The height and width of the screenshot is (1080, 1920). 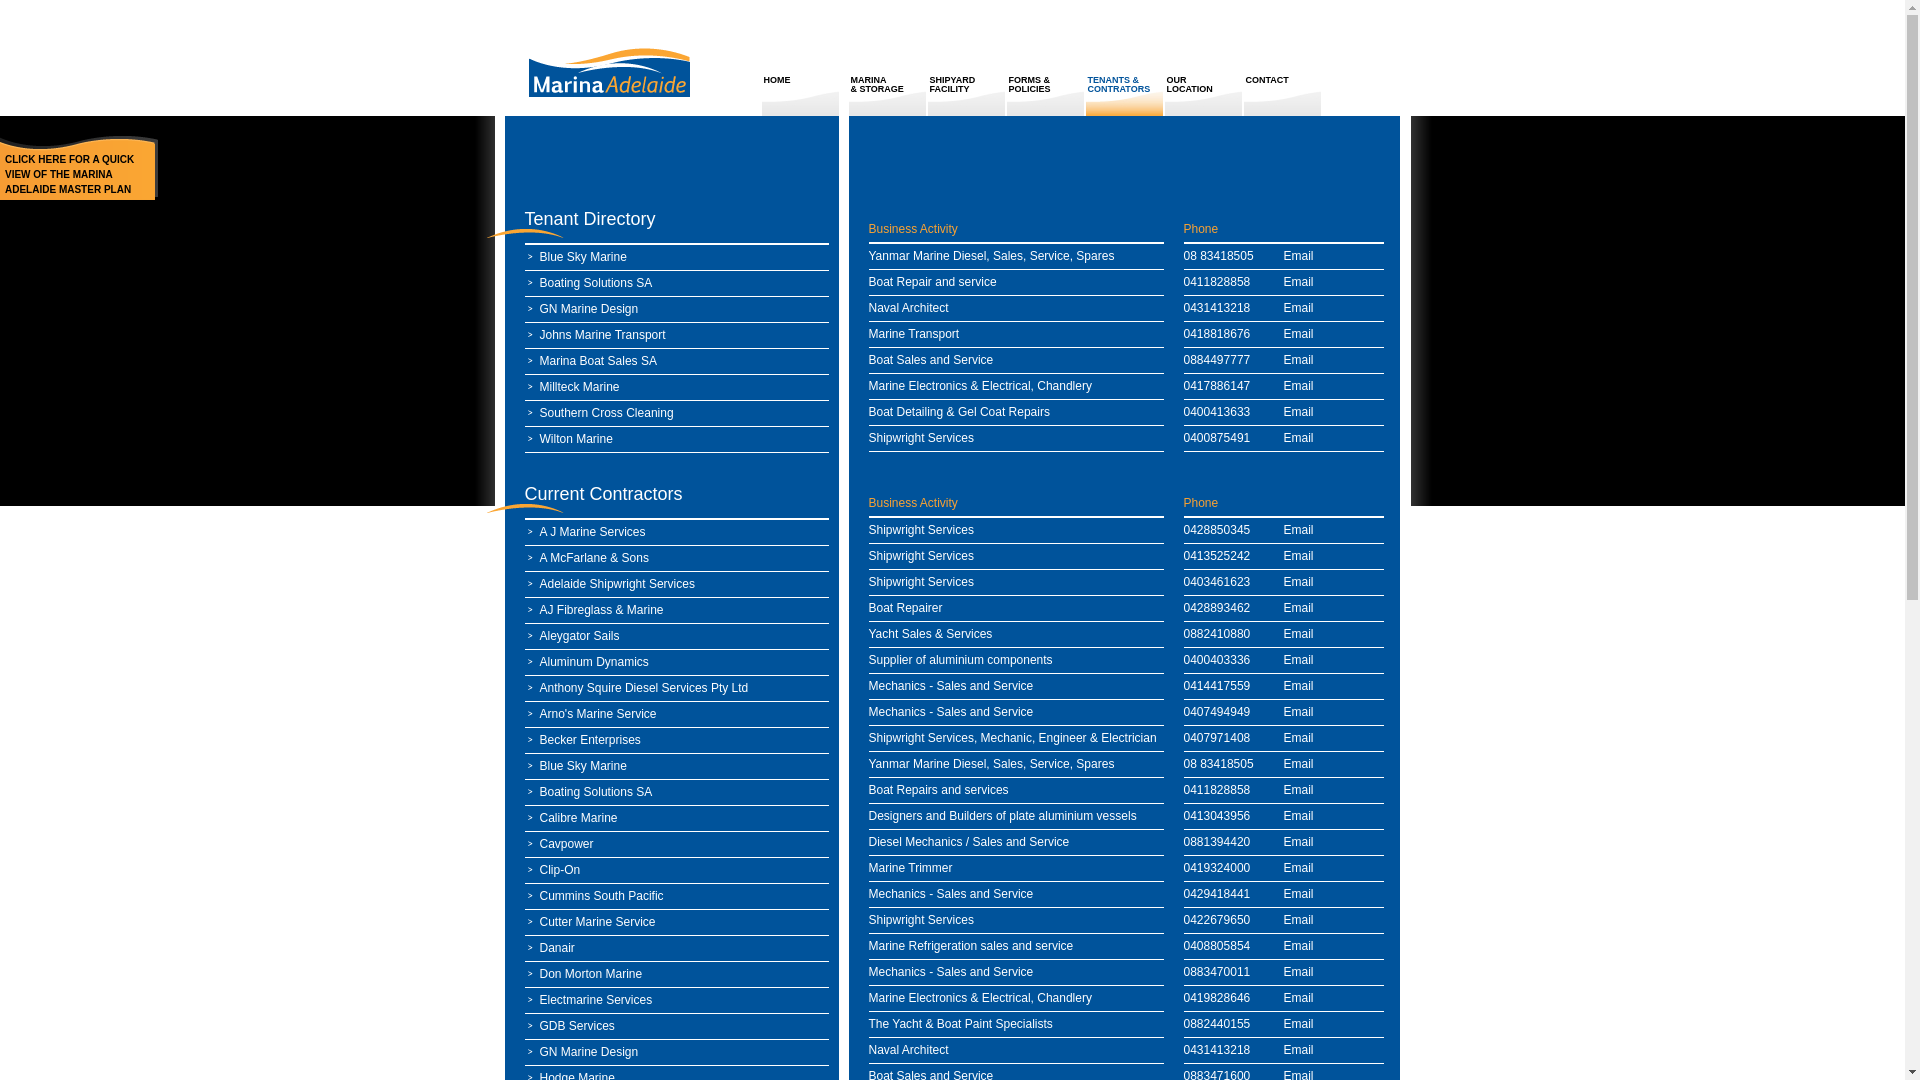 What do you see at coordinates (1299, 789) in the screenshot?
I see `'Email'` at bounding box center [1299, 789].